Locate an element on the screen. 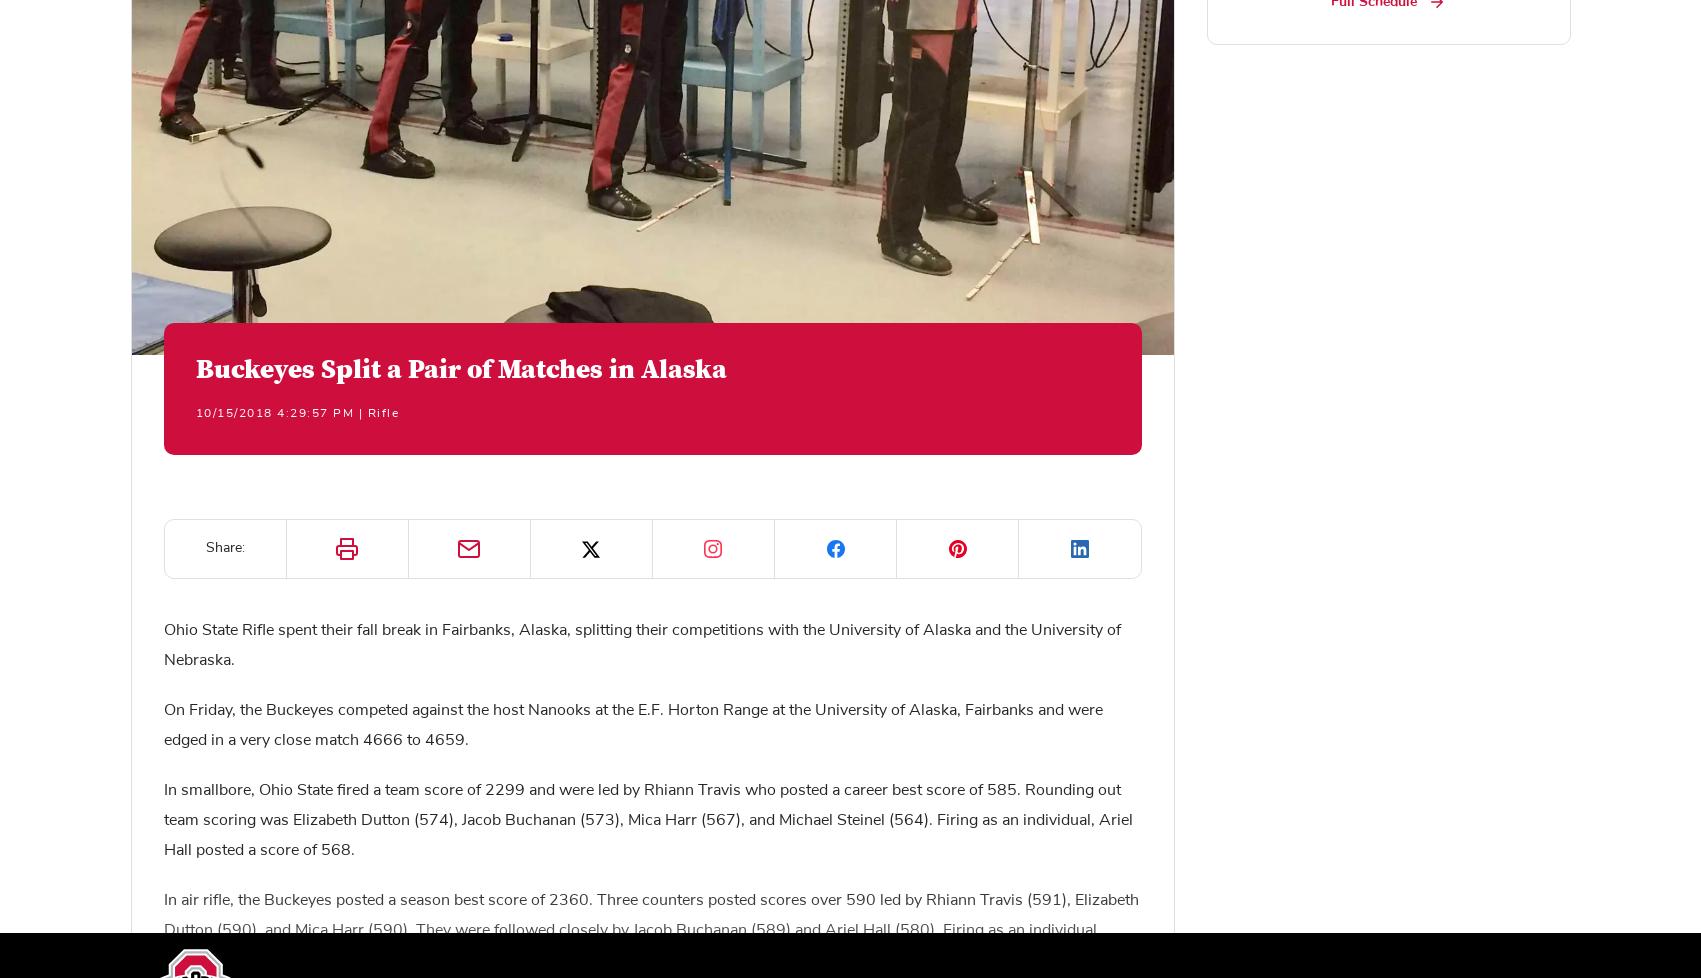  'Manage Your Account' is located at coordinates (595, 675).